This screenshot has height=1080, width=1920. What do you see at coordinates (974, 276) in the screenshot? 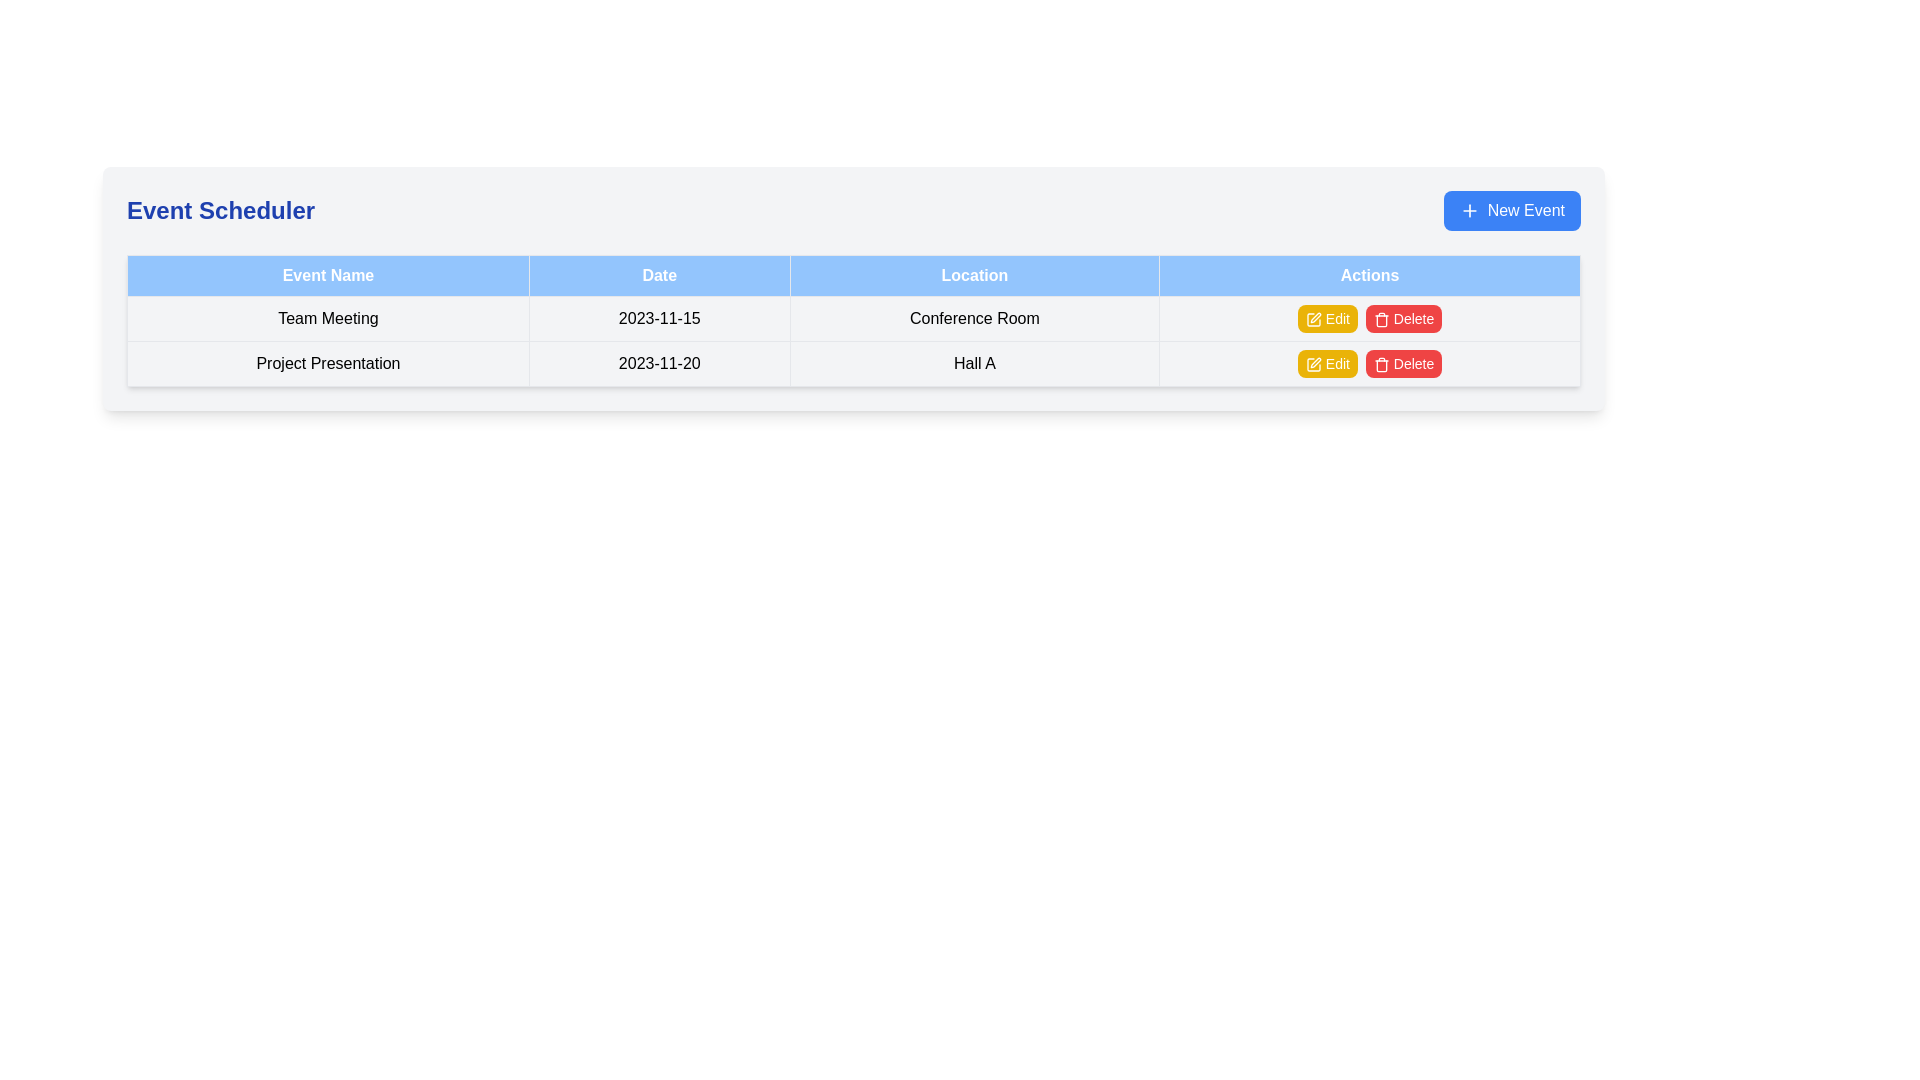
I see `the Table Header Cell labeled 'Location', which is the third column heading in the table header row, visually represented in a light blue rectangular section` at bounding box center [974, 276].